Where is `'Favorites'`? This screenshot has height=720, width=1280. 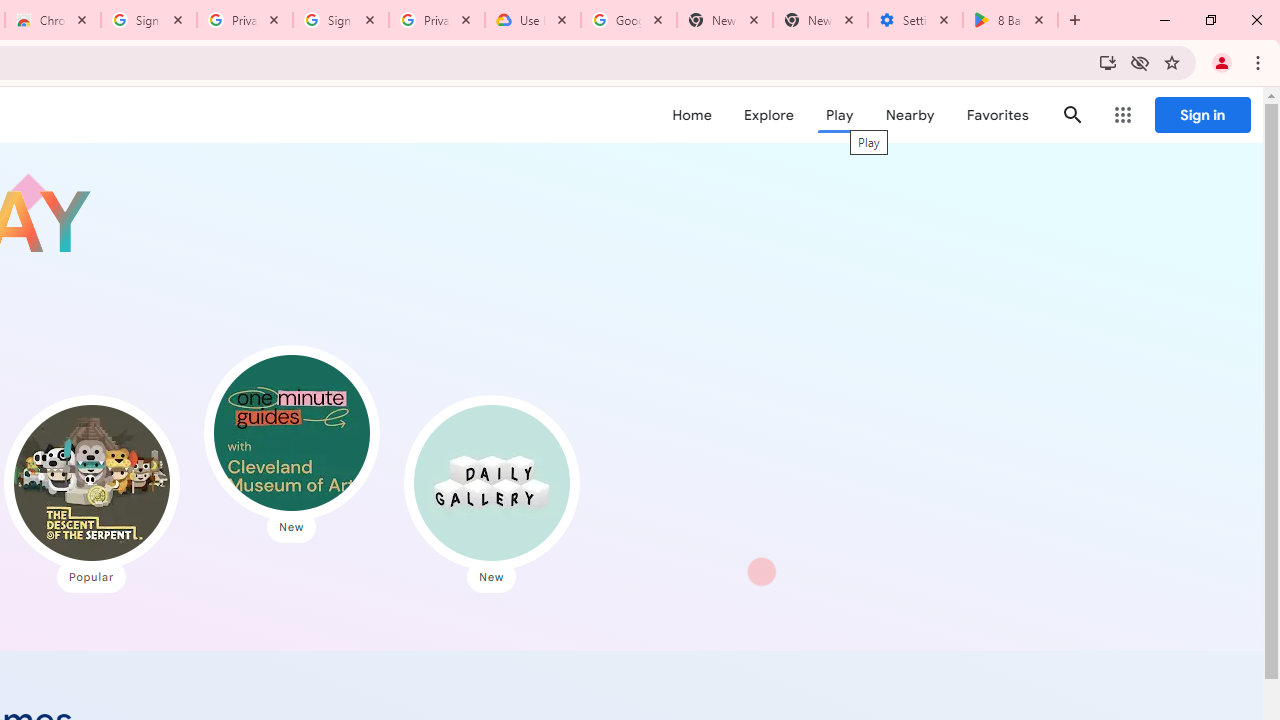
'Favorites' is located at coordinates (997, 115).